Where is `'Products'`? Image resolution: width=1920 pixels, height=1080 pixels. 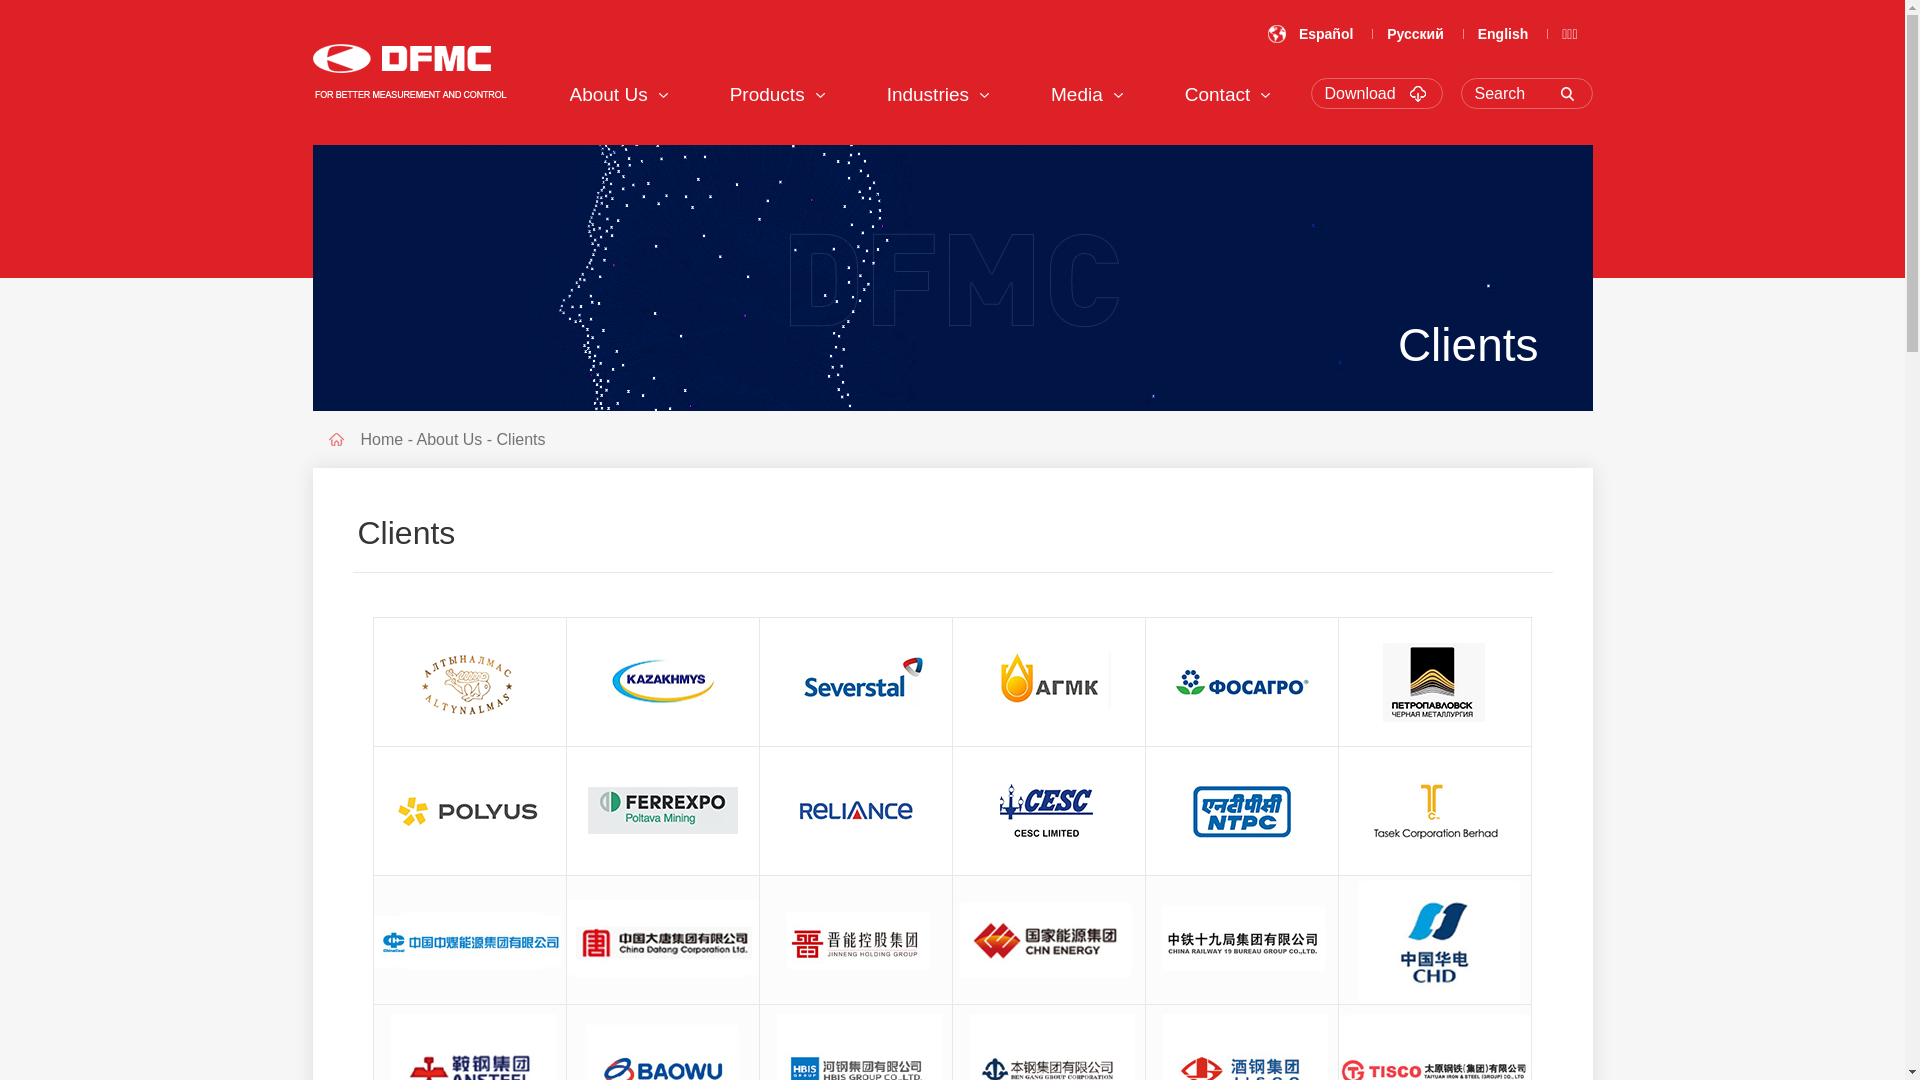
'Products' is located at coordinates (766, 94).